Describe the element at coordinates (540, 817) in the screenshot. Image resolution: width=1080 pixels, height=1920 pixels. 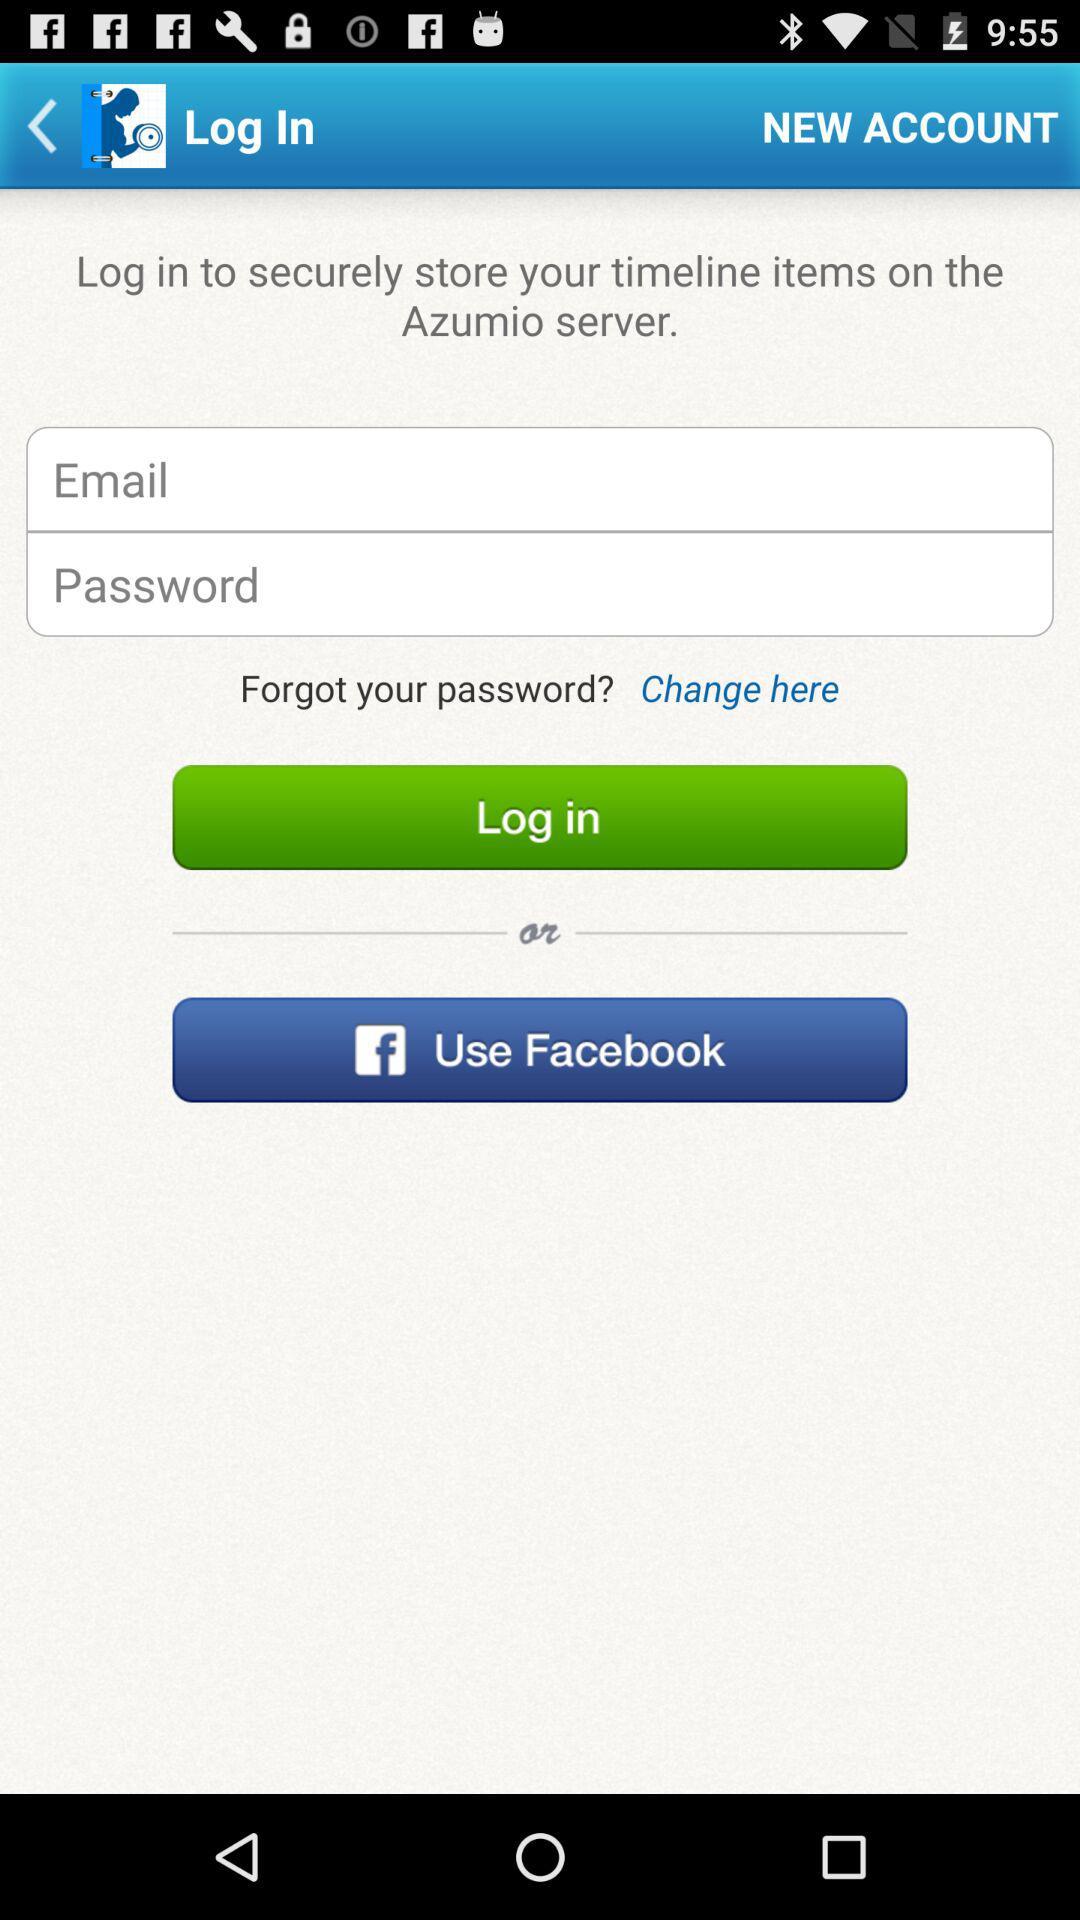
I see `log in` at that location.